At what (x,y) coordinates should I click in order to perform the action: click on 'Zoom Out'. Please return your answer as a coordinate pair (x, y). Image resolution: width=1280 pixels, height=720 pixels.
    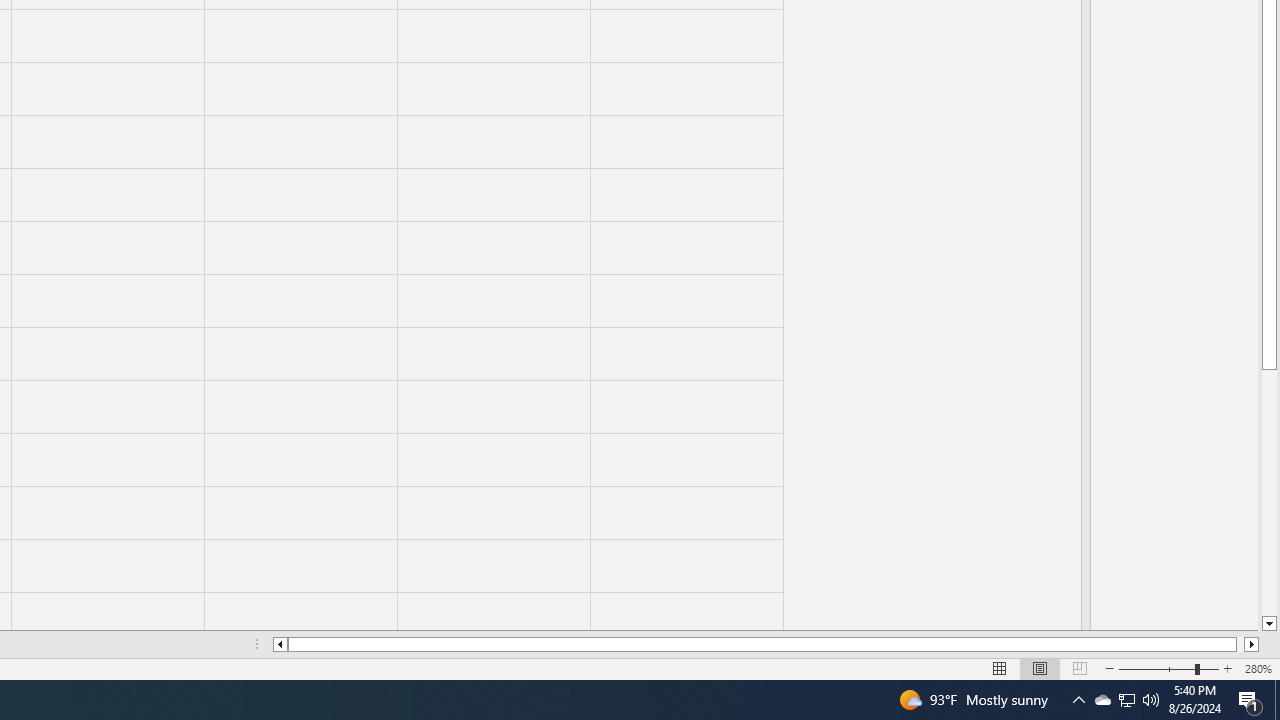
    Looking at the image, I should click on (1157, 669).